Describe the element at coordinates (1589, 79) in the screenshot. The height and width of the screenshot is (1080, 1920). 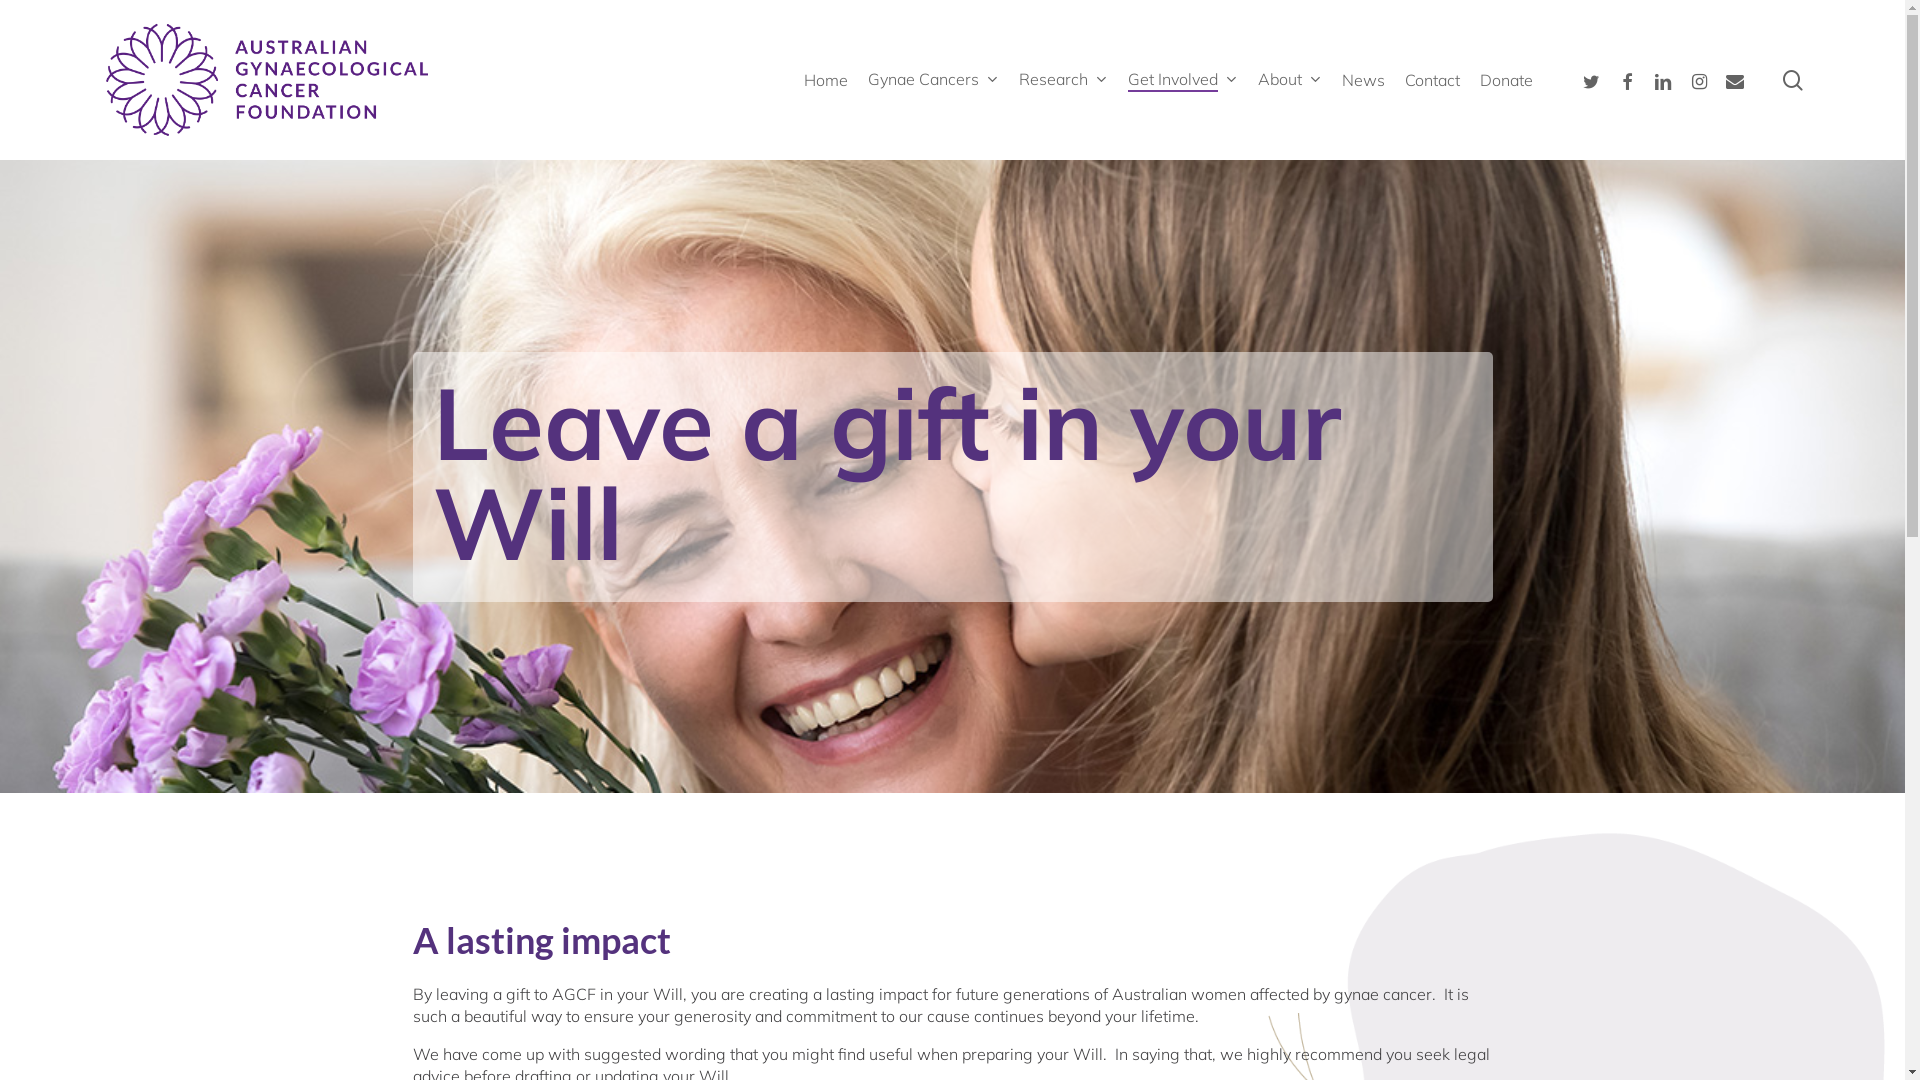
I see `'twitter'` at that location.